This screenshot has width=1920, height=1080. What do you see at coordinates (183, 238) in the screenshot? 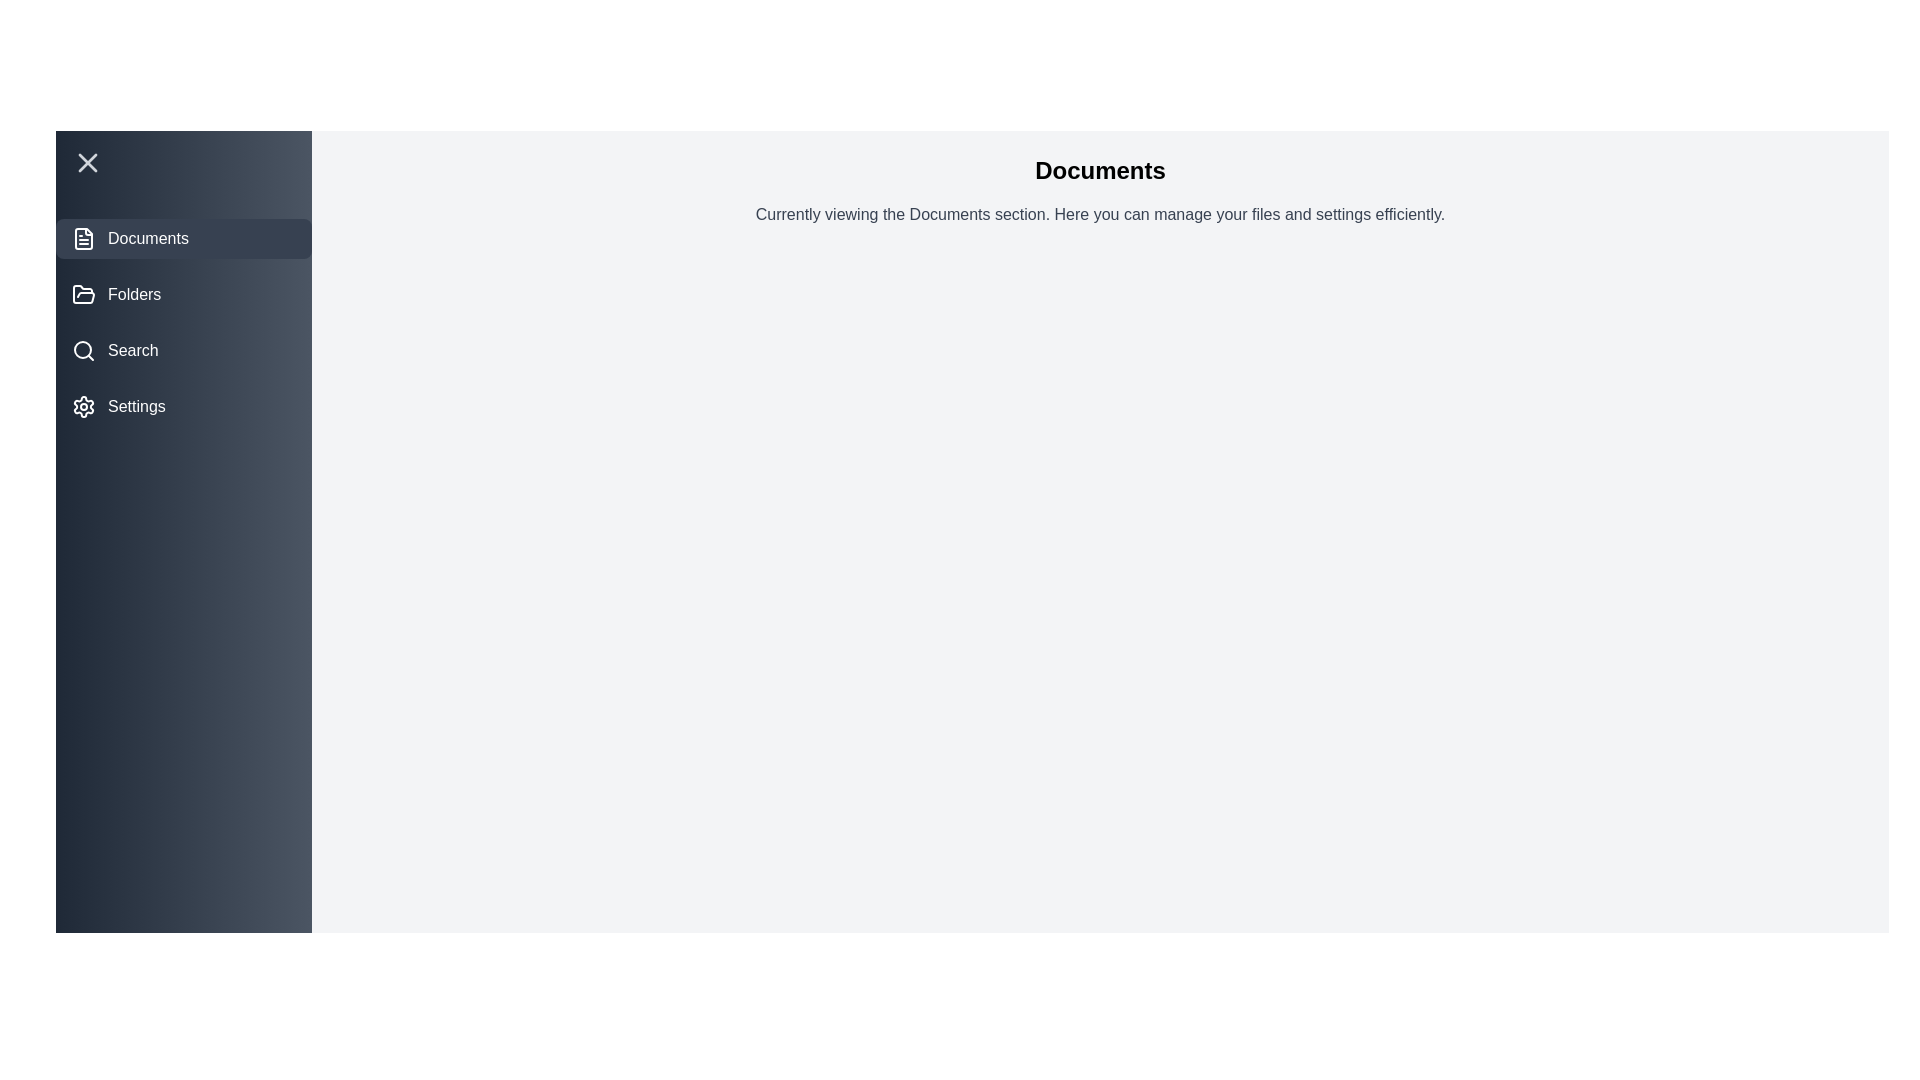
I see `the Documents section by clicking on its corresponding menu item` at bounding box center [183, 238].